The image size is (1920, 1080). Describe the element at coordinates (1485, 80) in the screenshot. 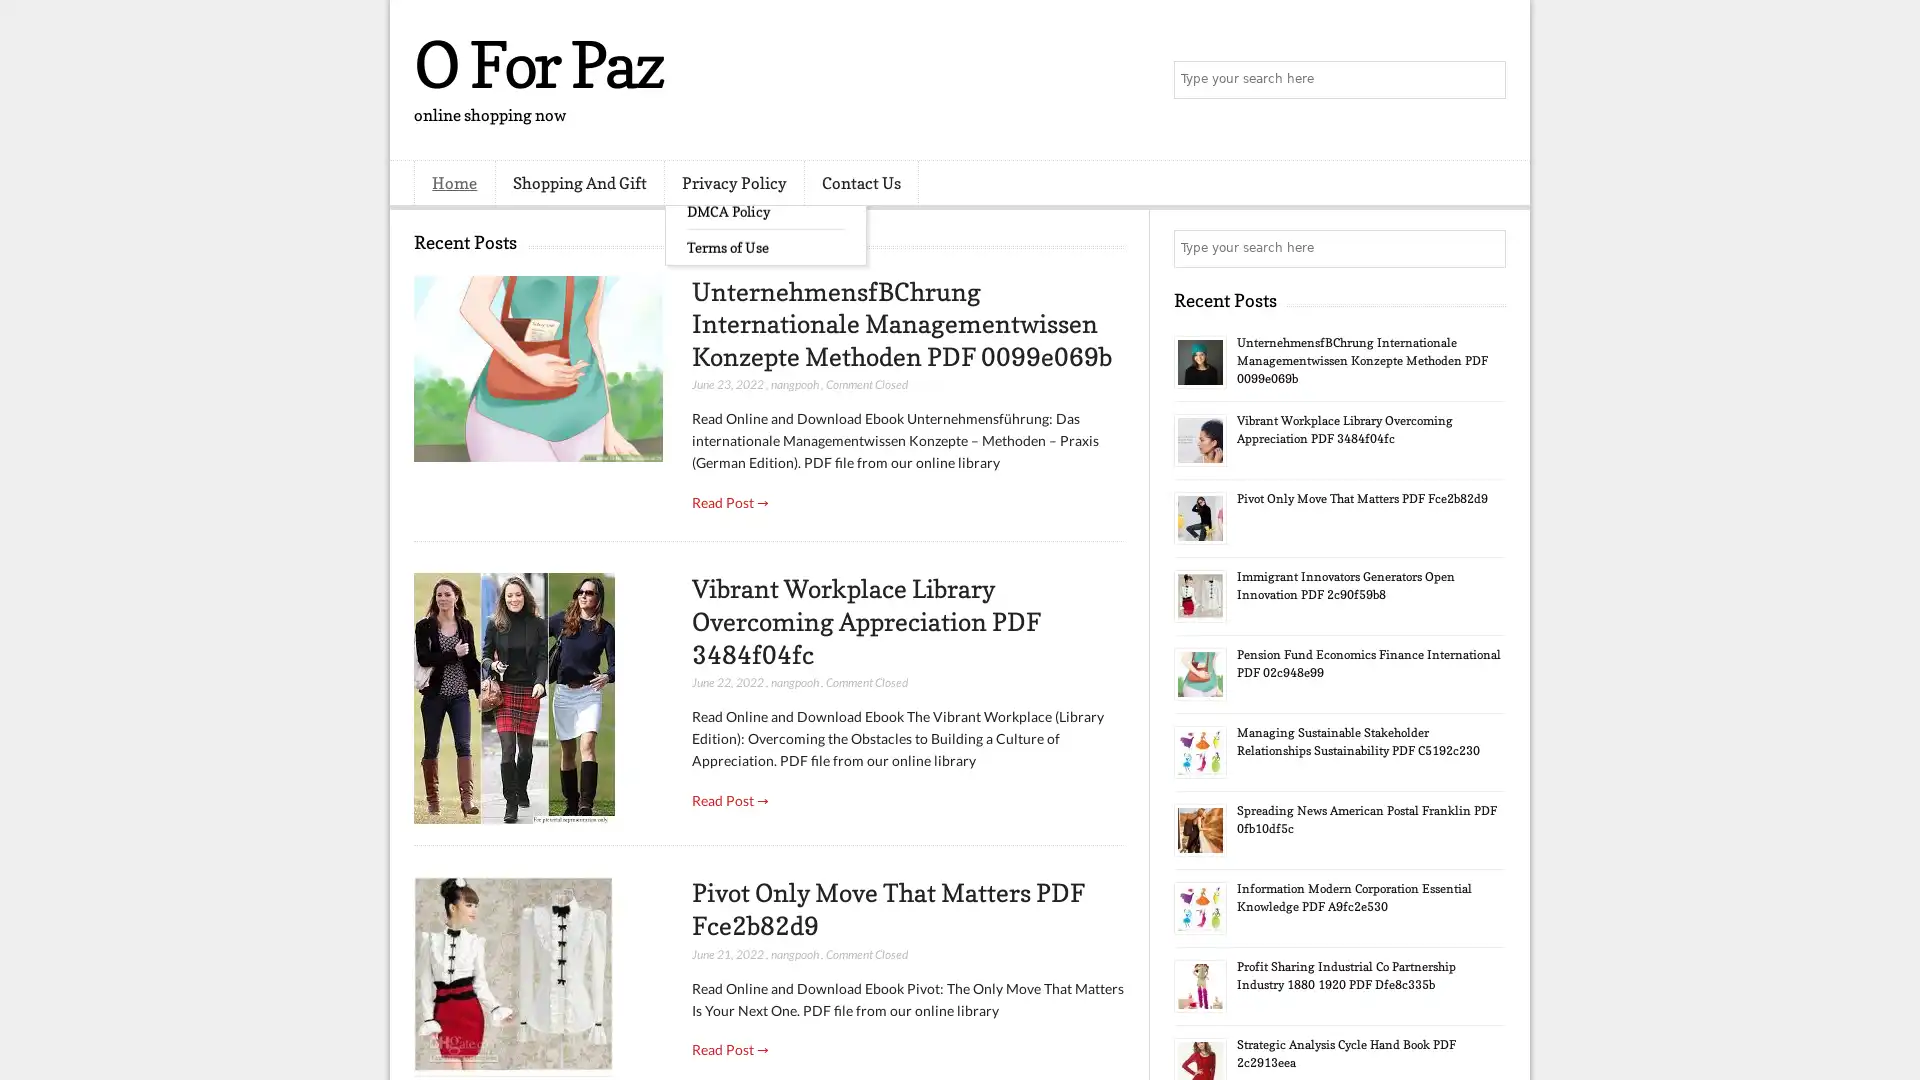

I see `Search` at that location.